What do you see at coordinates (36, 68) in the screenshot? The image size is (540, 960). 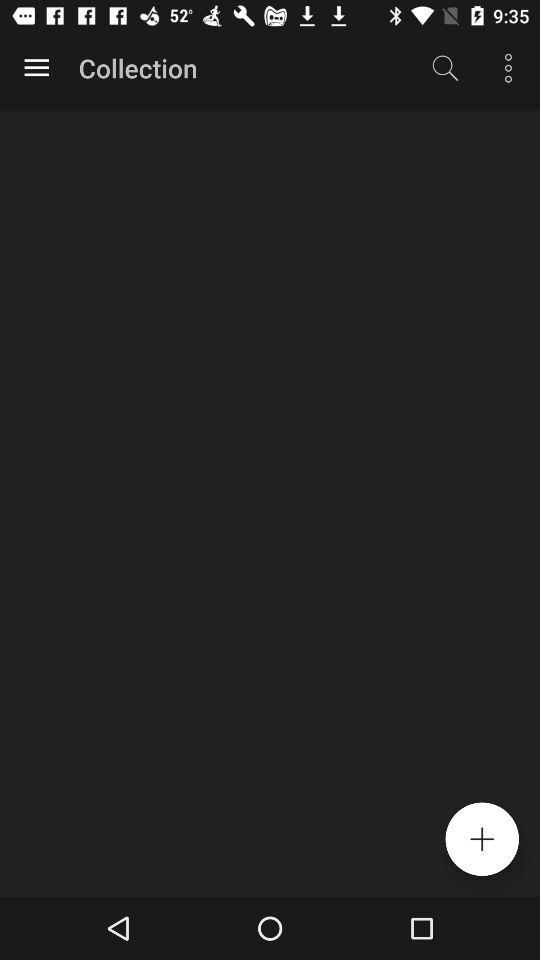 I see `icon next to the collection item` at bounding box center [36, 68].